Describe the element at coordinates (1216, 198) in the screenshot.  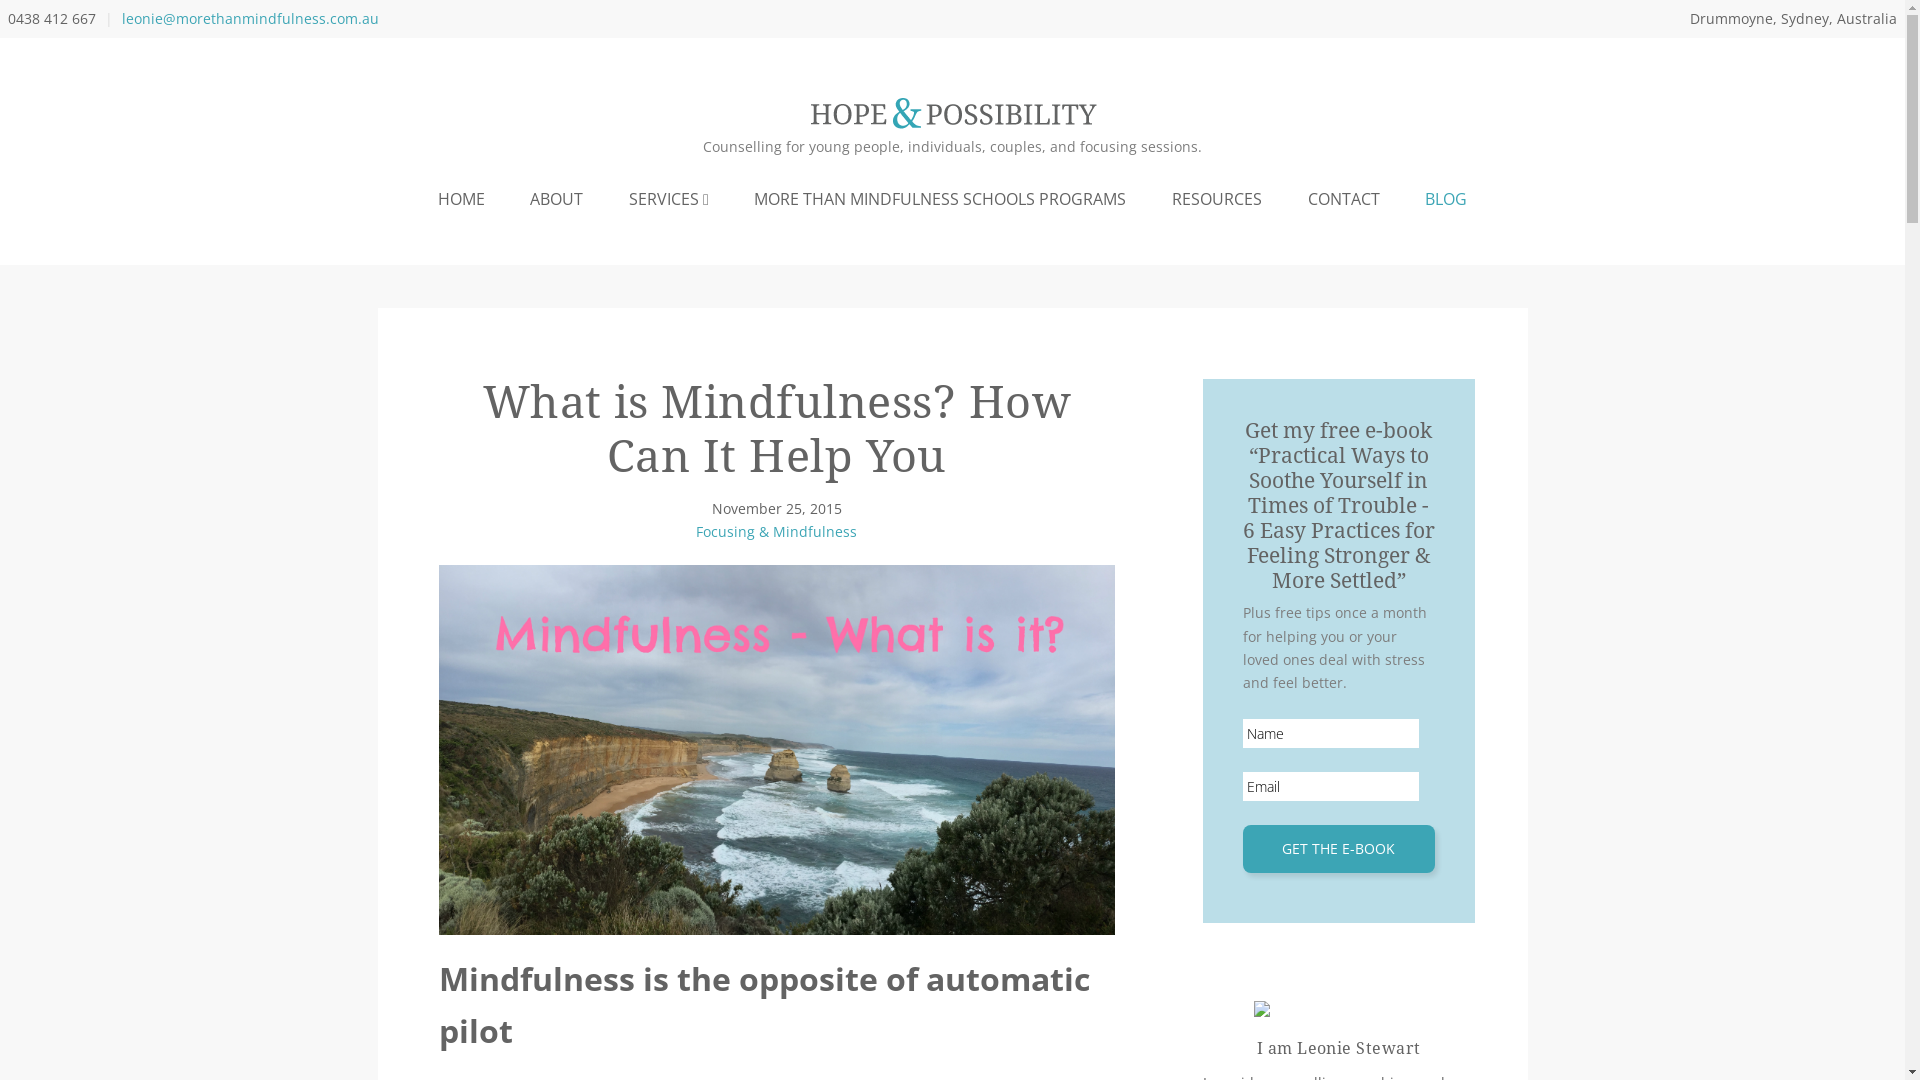
I see `'RESOURCES'` at that location.